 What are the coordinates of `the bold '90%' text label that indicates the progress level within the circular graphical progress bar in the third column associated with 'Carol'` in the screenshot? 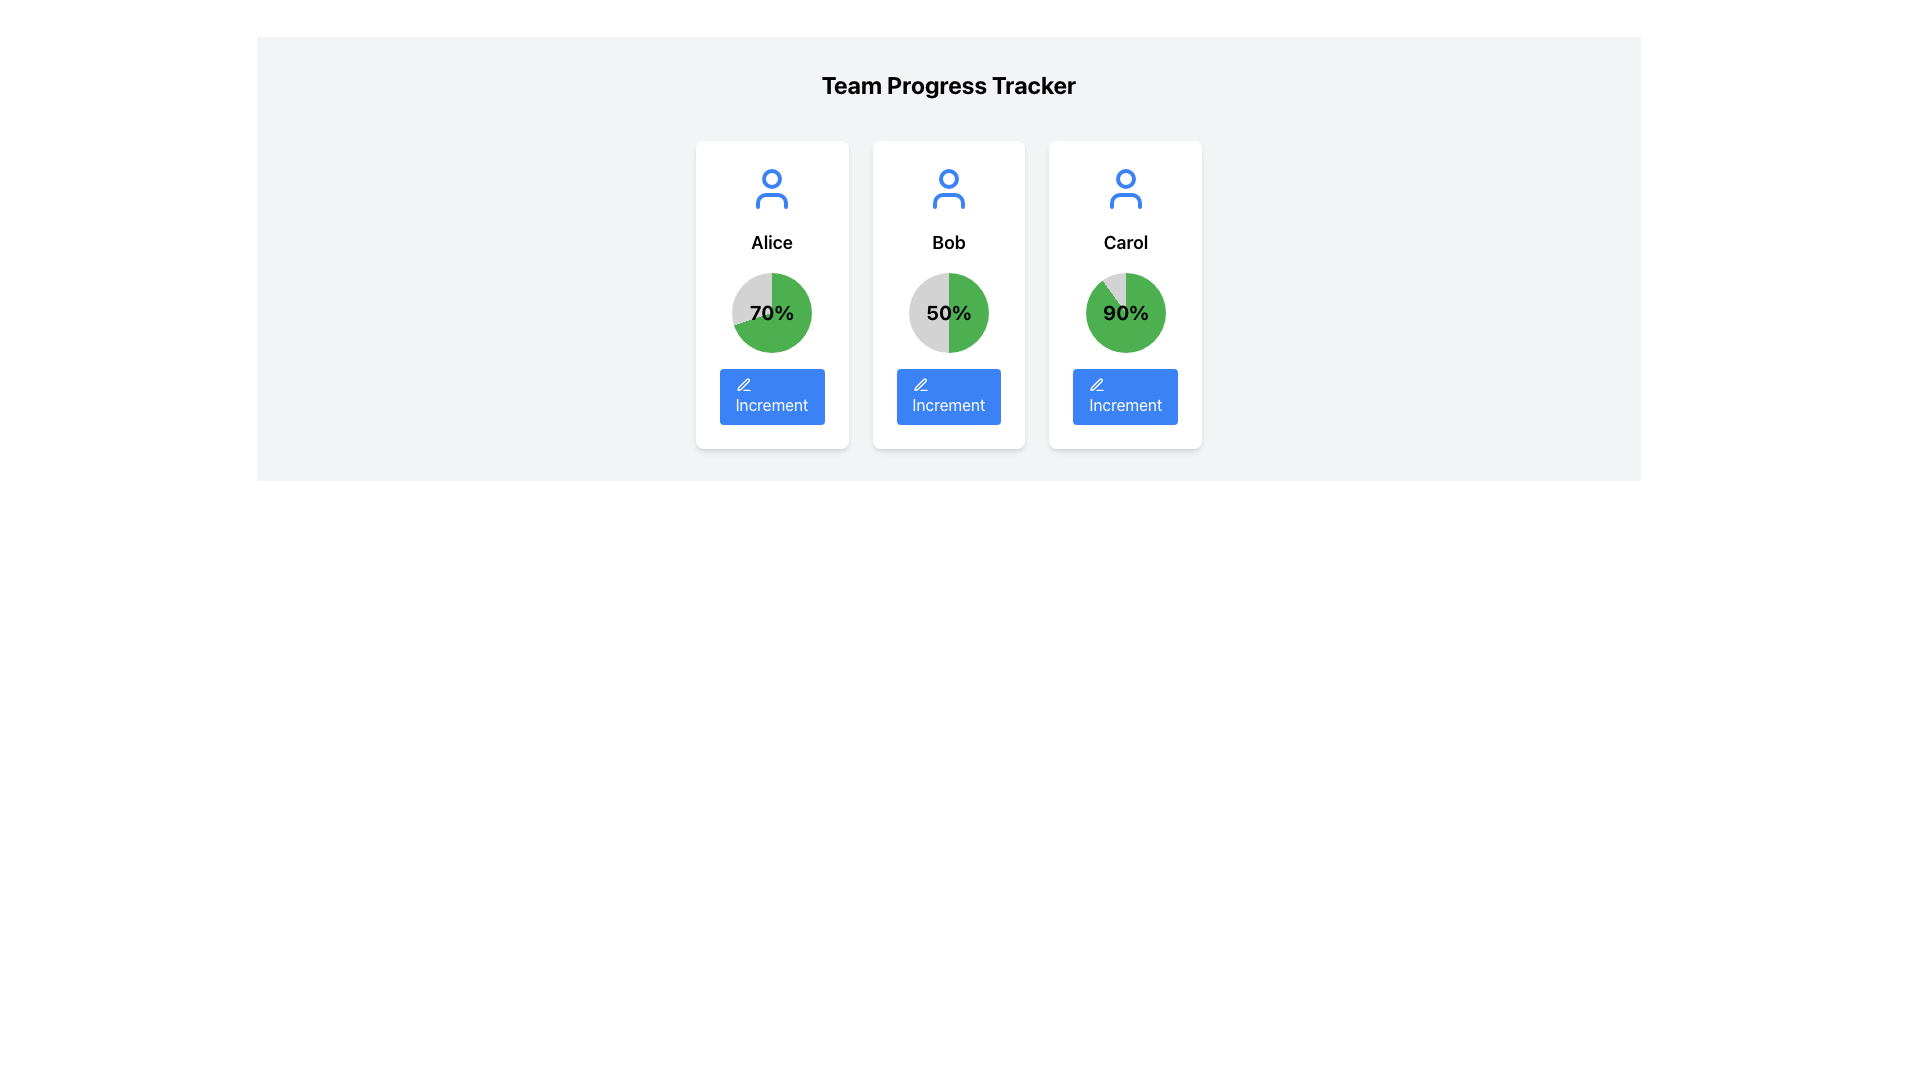 It's located at (1125, 312).